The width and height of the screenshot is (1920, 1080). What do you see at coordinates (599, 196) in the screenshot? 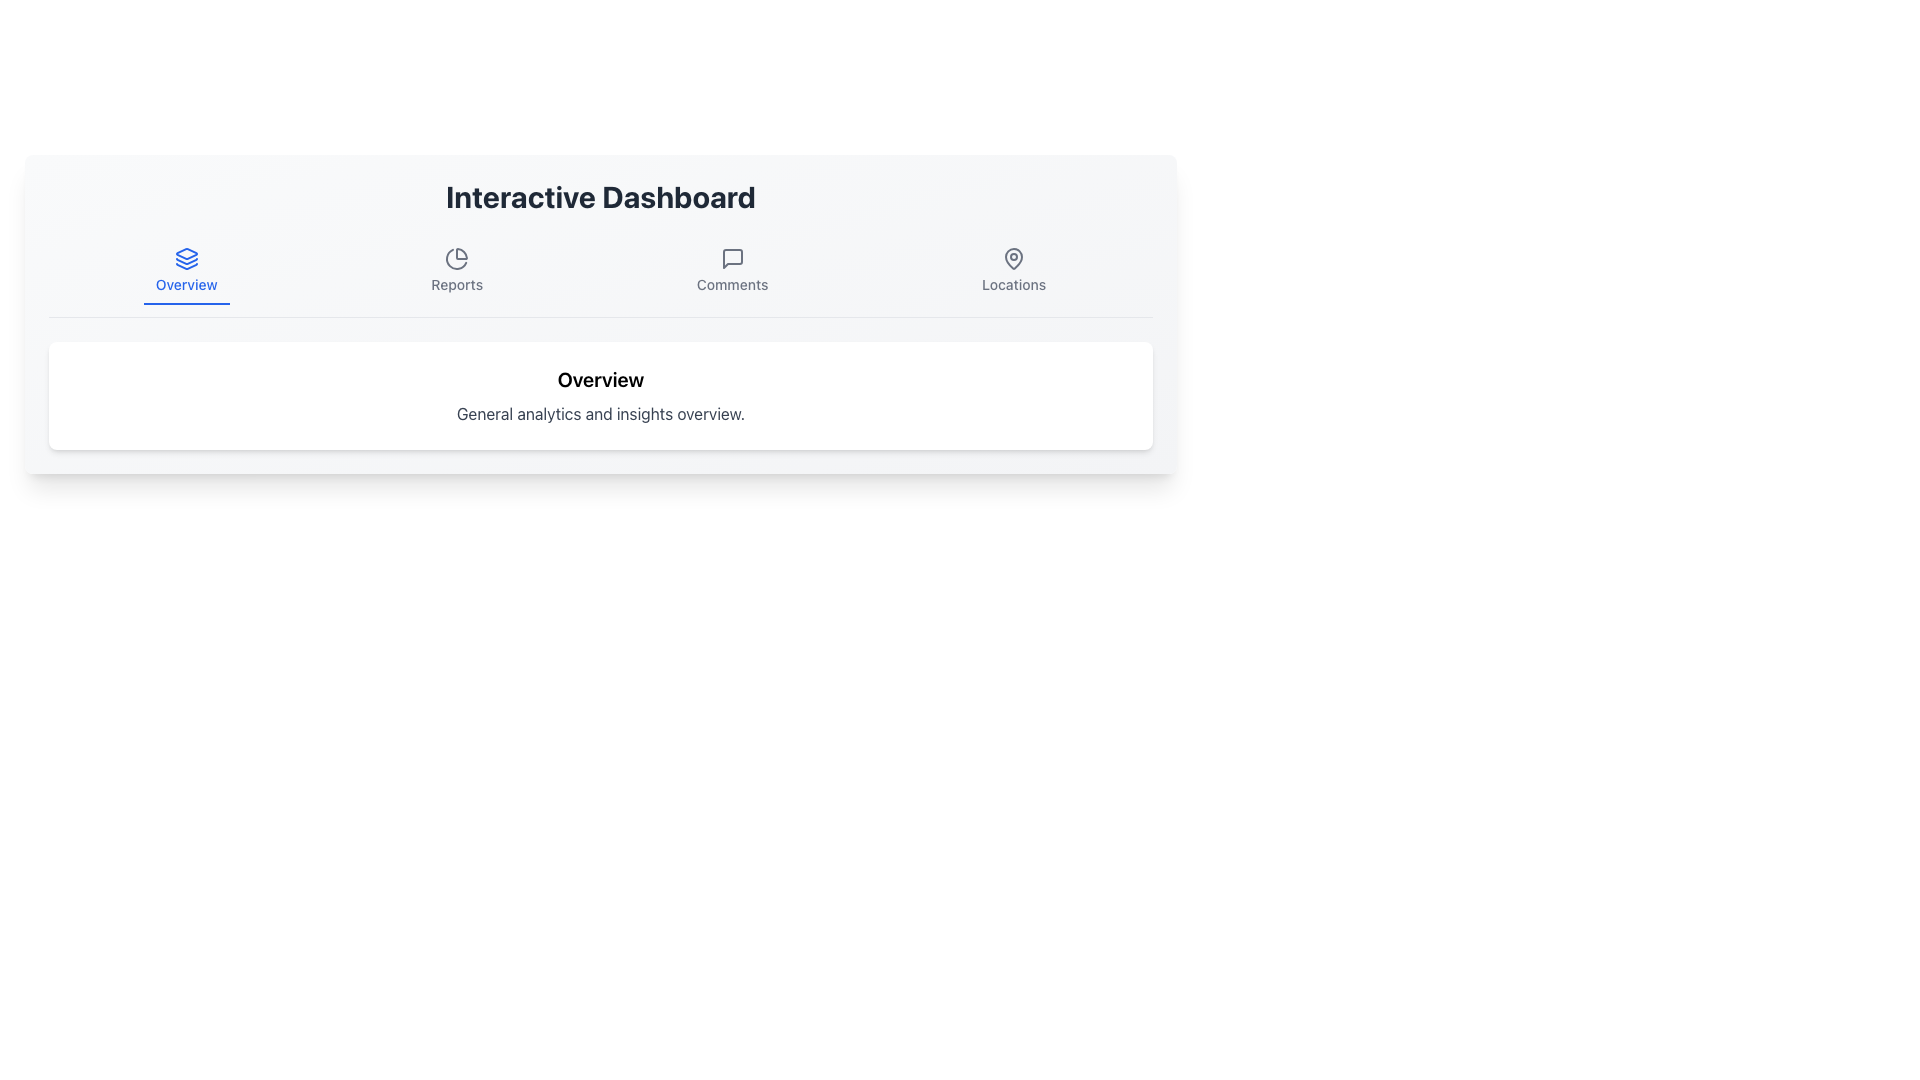
I see `text heading located at the top center of the dashboard interface, which serves as the title indicating the overall context and feature set of the application` at bounding box center [599, 196].